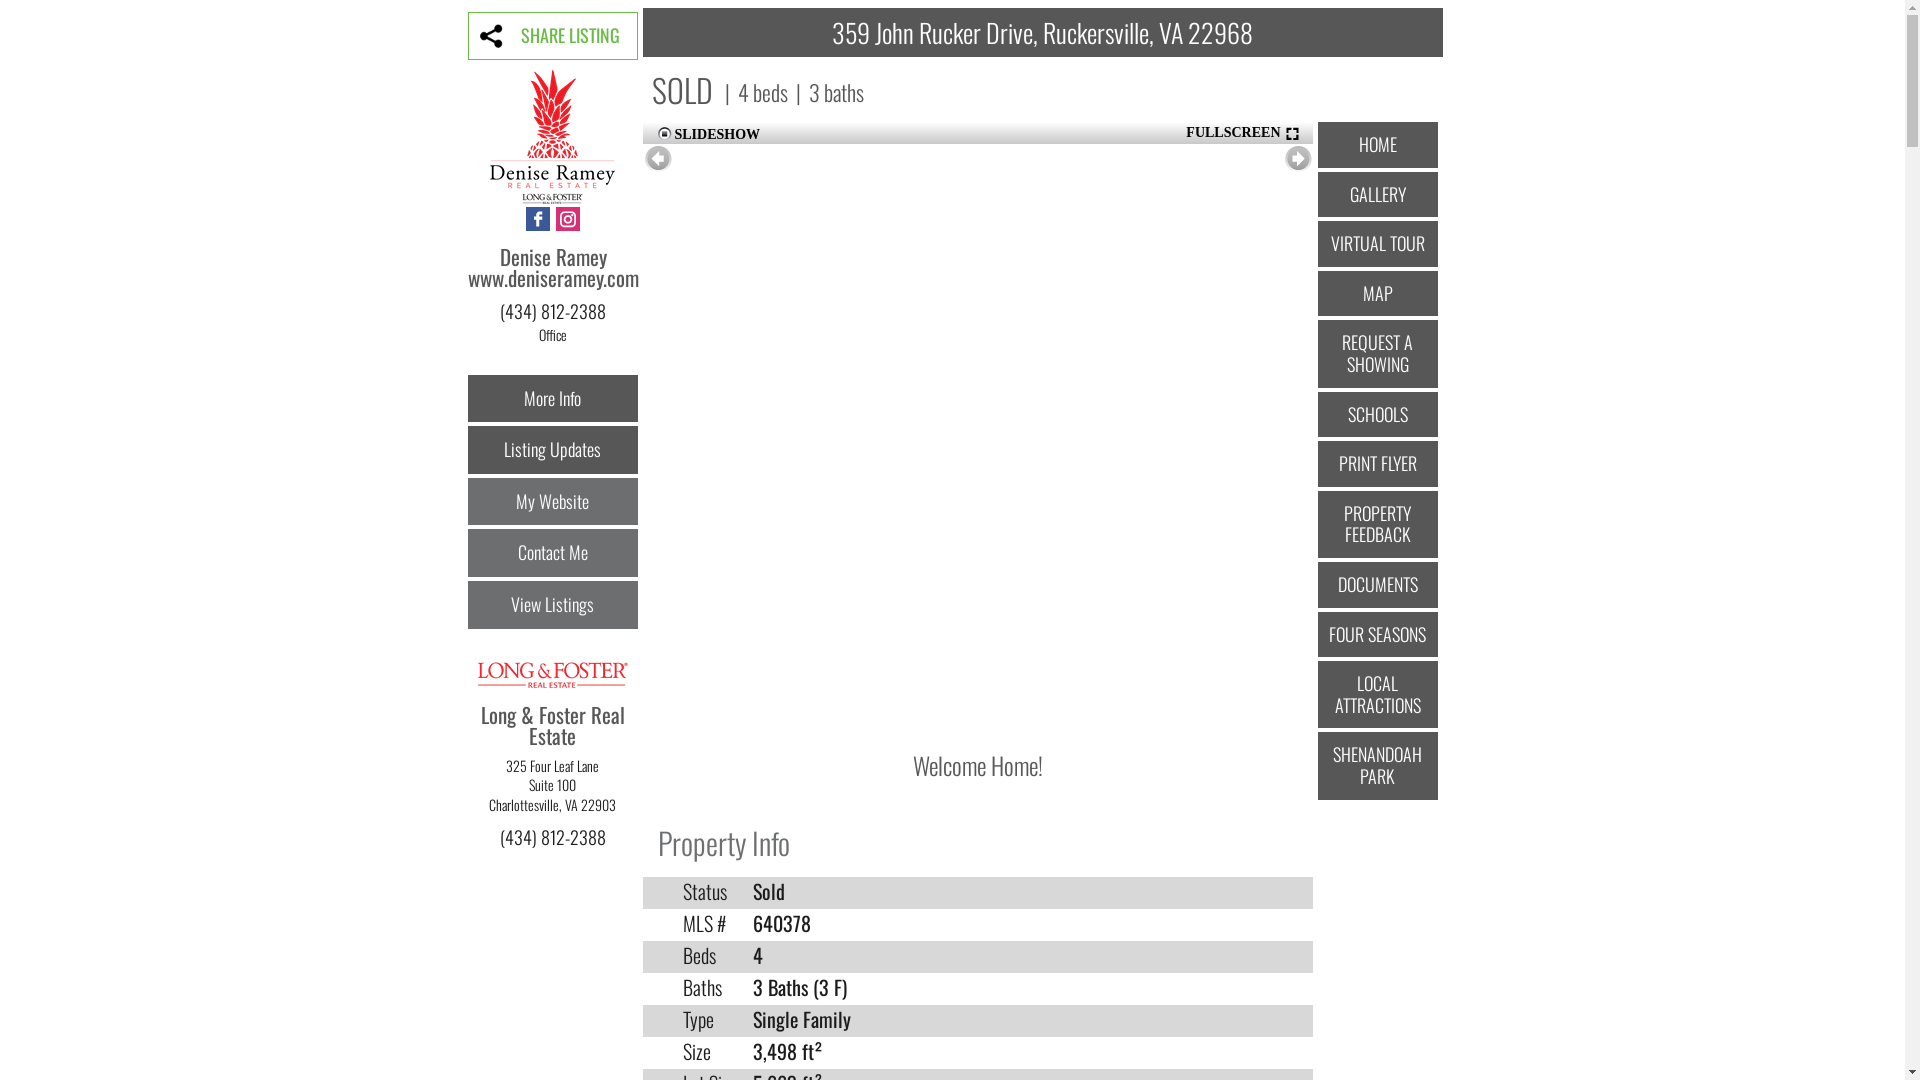 The width and height of the screenshot is (1920, 1080). Describe the element at coordinates (1376, 693) in the screenshot. I see `'LOCAL ATTRACTIONS'` at that location.